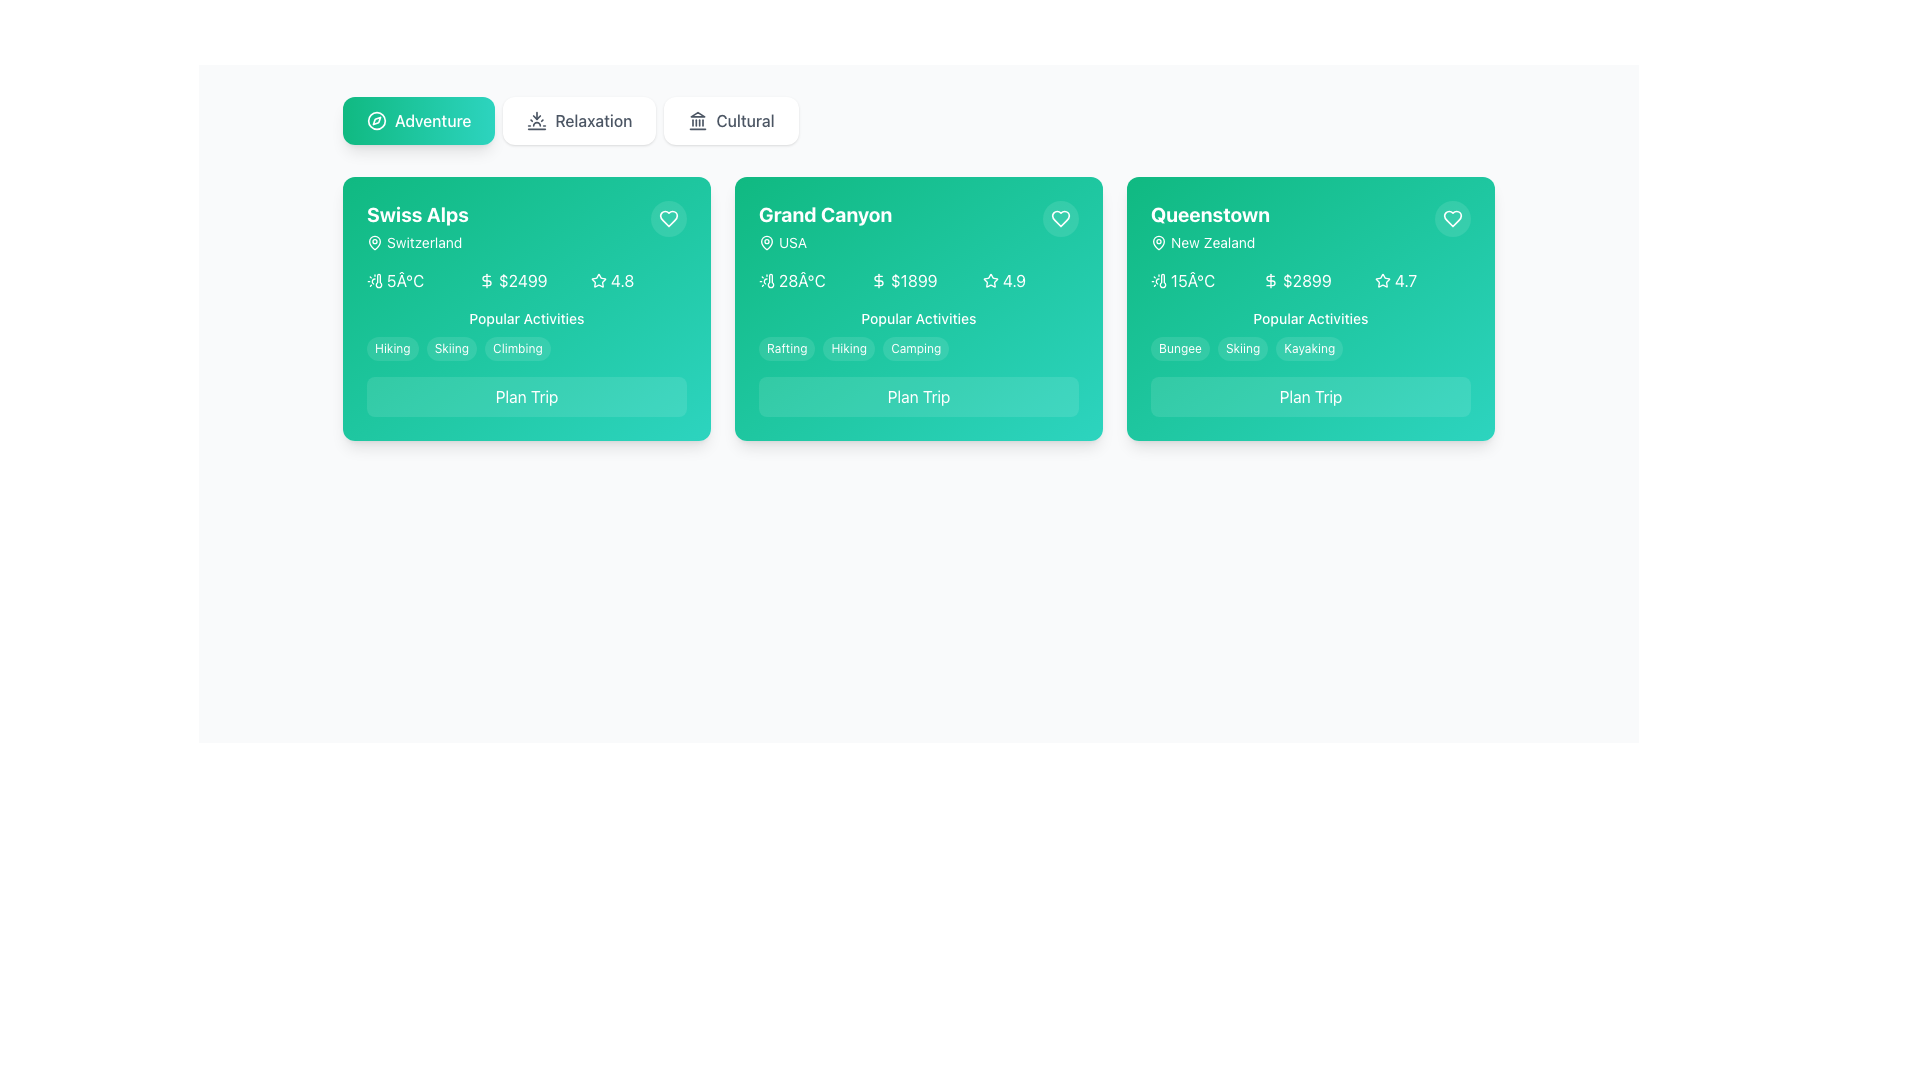 The image size is (1920, 1080). Describe the element at coordinates (1309, 347) in the screenshot. I see `the small pill-shaped badge labeled 'Kayaking' with white text on a semi-transparent green background, which is the third badge from the left in the 'Popular Activities' section of the Queenstown card` at that location.